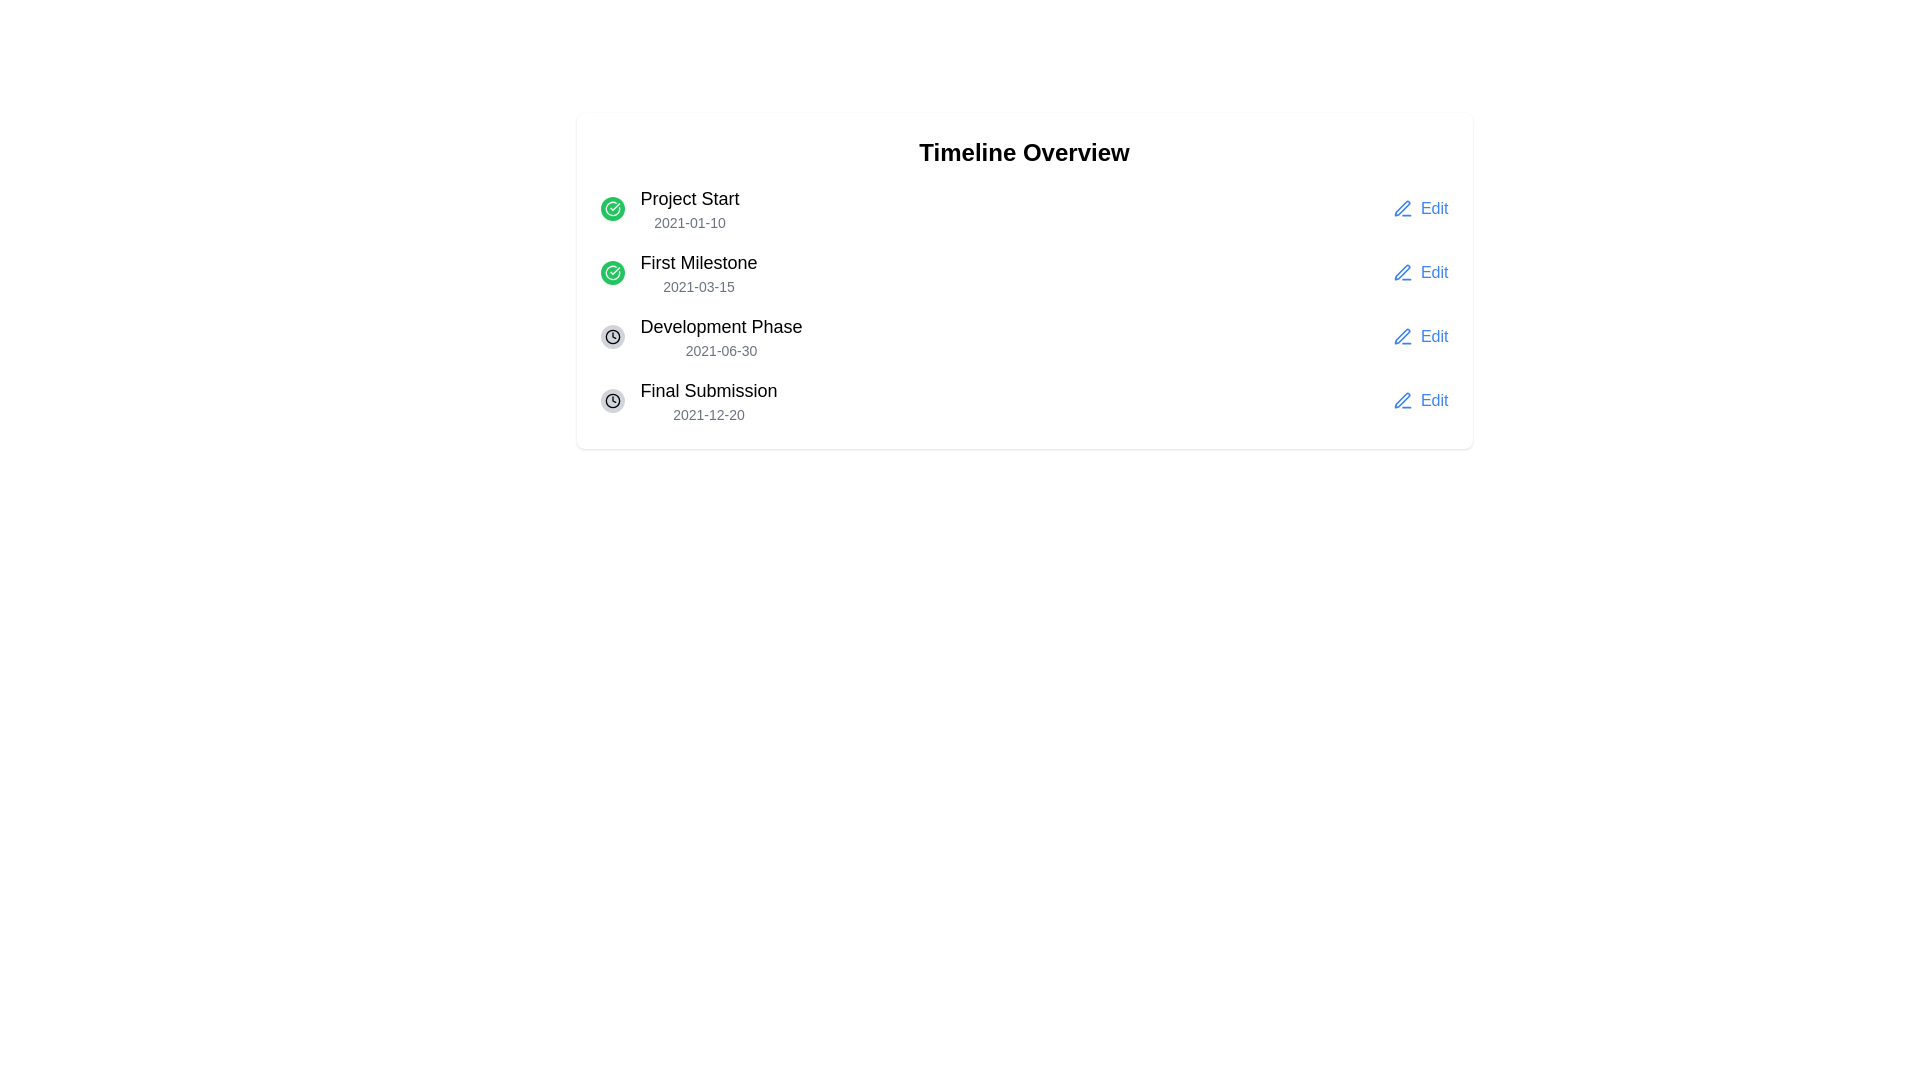  I want to click on the icon indicating the successful completion of the 'Project Start' milestone, which is aligned with the 'Project Start' text in the 'Timeline Overview' section, so click(611, 208).